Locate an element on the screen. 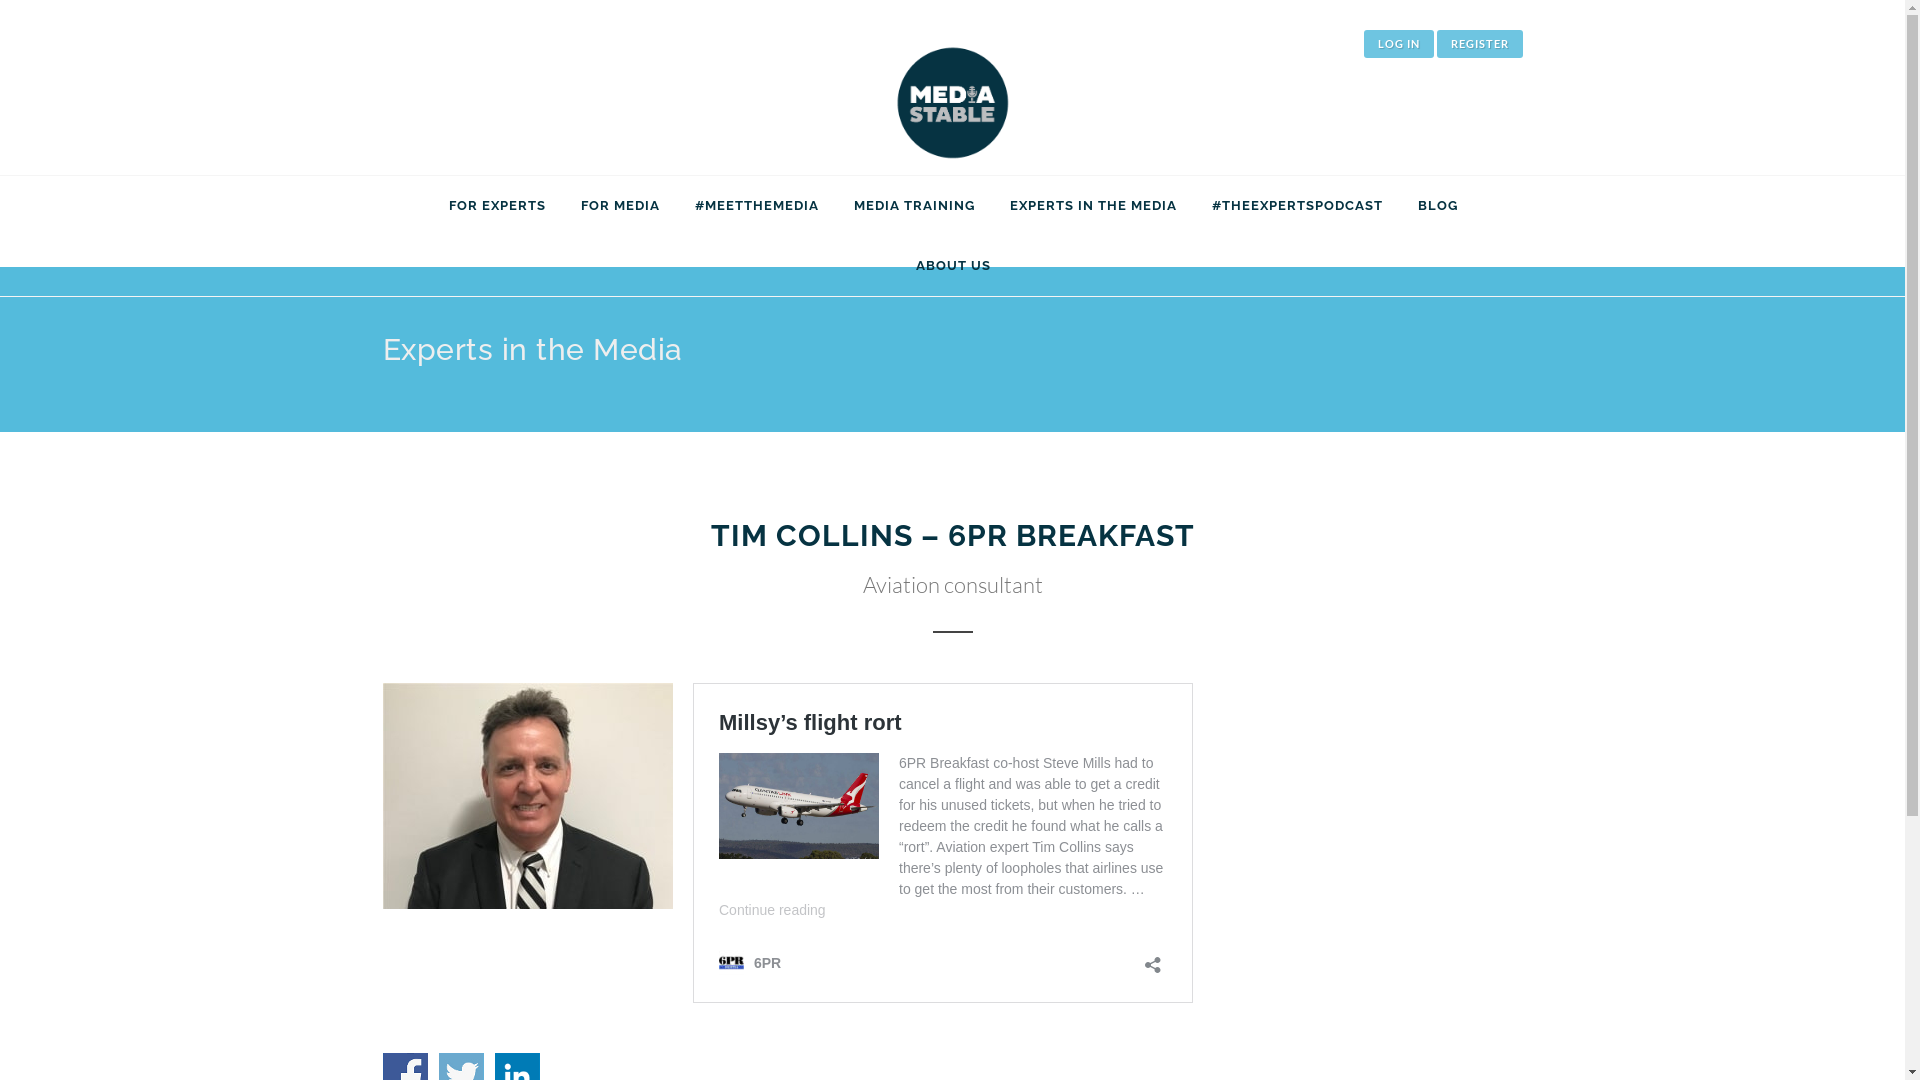 This screenshot has width=1920, height=1080. 'LOG IN' is located at coordinates (1397, 43).